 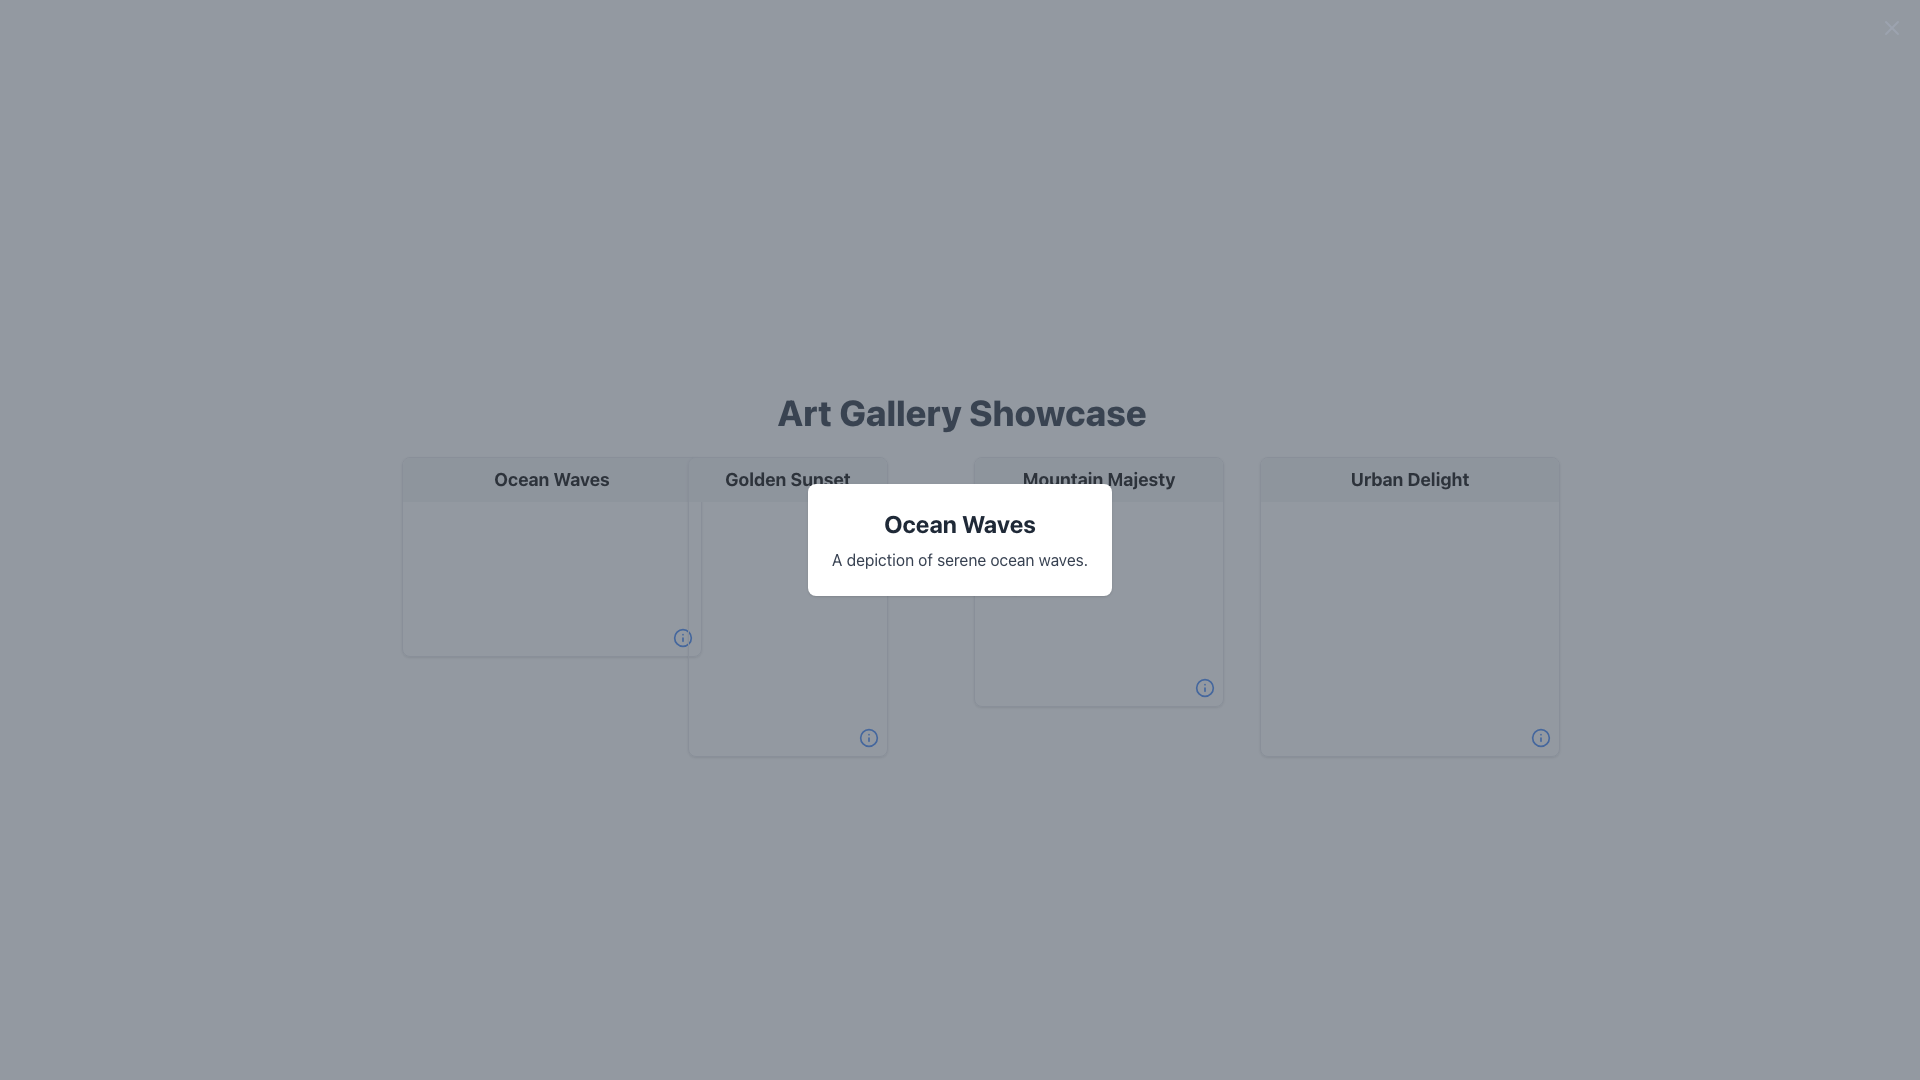 I want to click on the text label displaying 'Urban Delight', which is styled with bold, centered font and has a distinct background color, located at the upper part of a card layout, so click(x=1409, y=479).